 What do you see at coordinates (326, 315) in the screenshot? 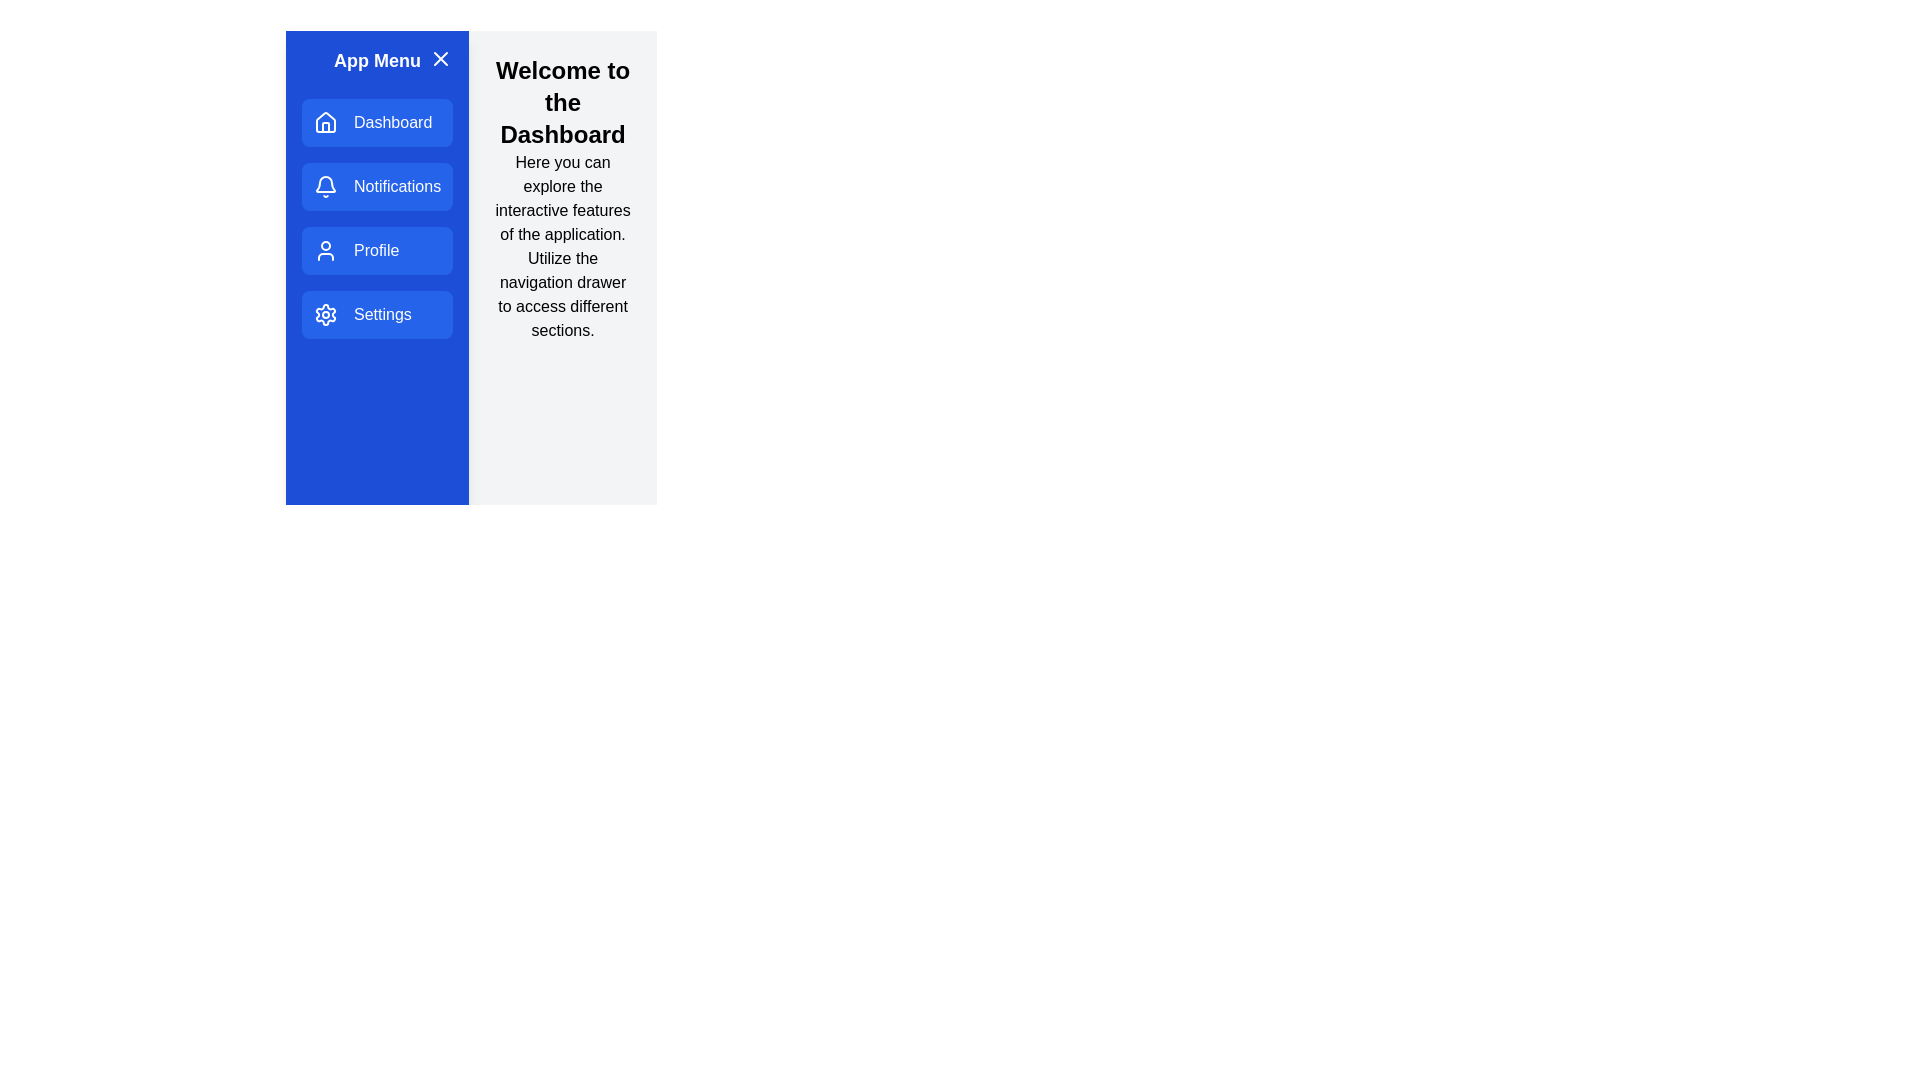
I see `the settings icon located on the right side of the 'Settings' button in the left sidebar, which is the fourth option in the vertical navigation stack` at bounding box center [326, 315].